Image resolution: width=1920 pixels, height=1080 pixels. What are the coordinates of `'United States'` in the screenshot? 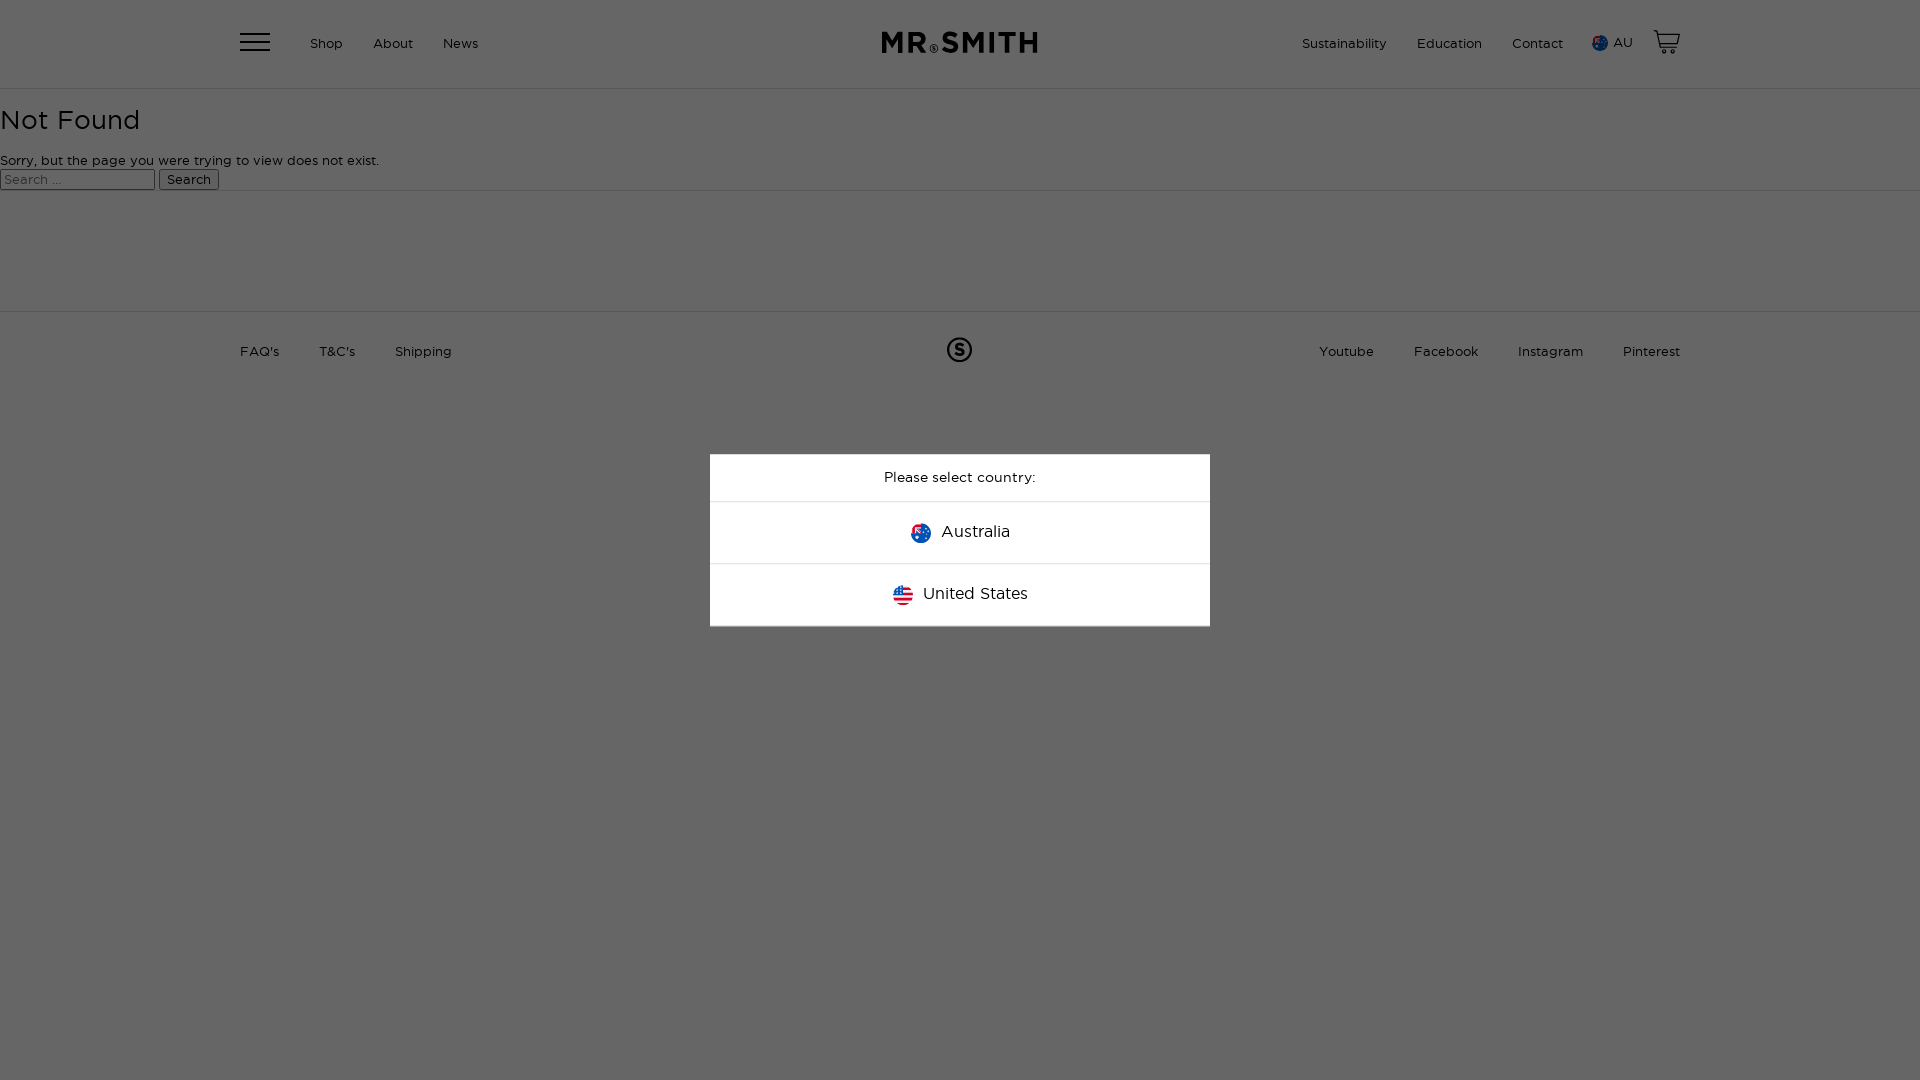 It's located at (960, 593).